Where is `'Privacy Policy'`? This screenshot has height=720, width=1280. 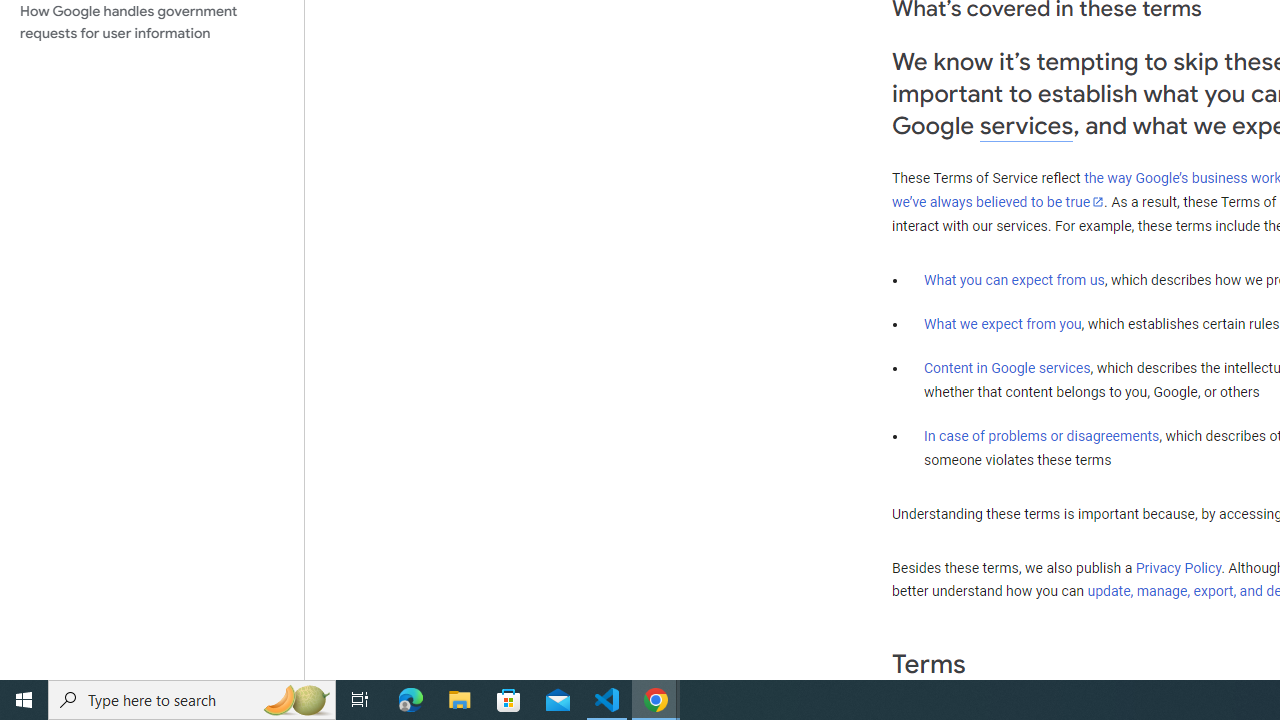 'Privacy Policy' is located at coordinates (1178, 567).